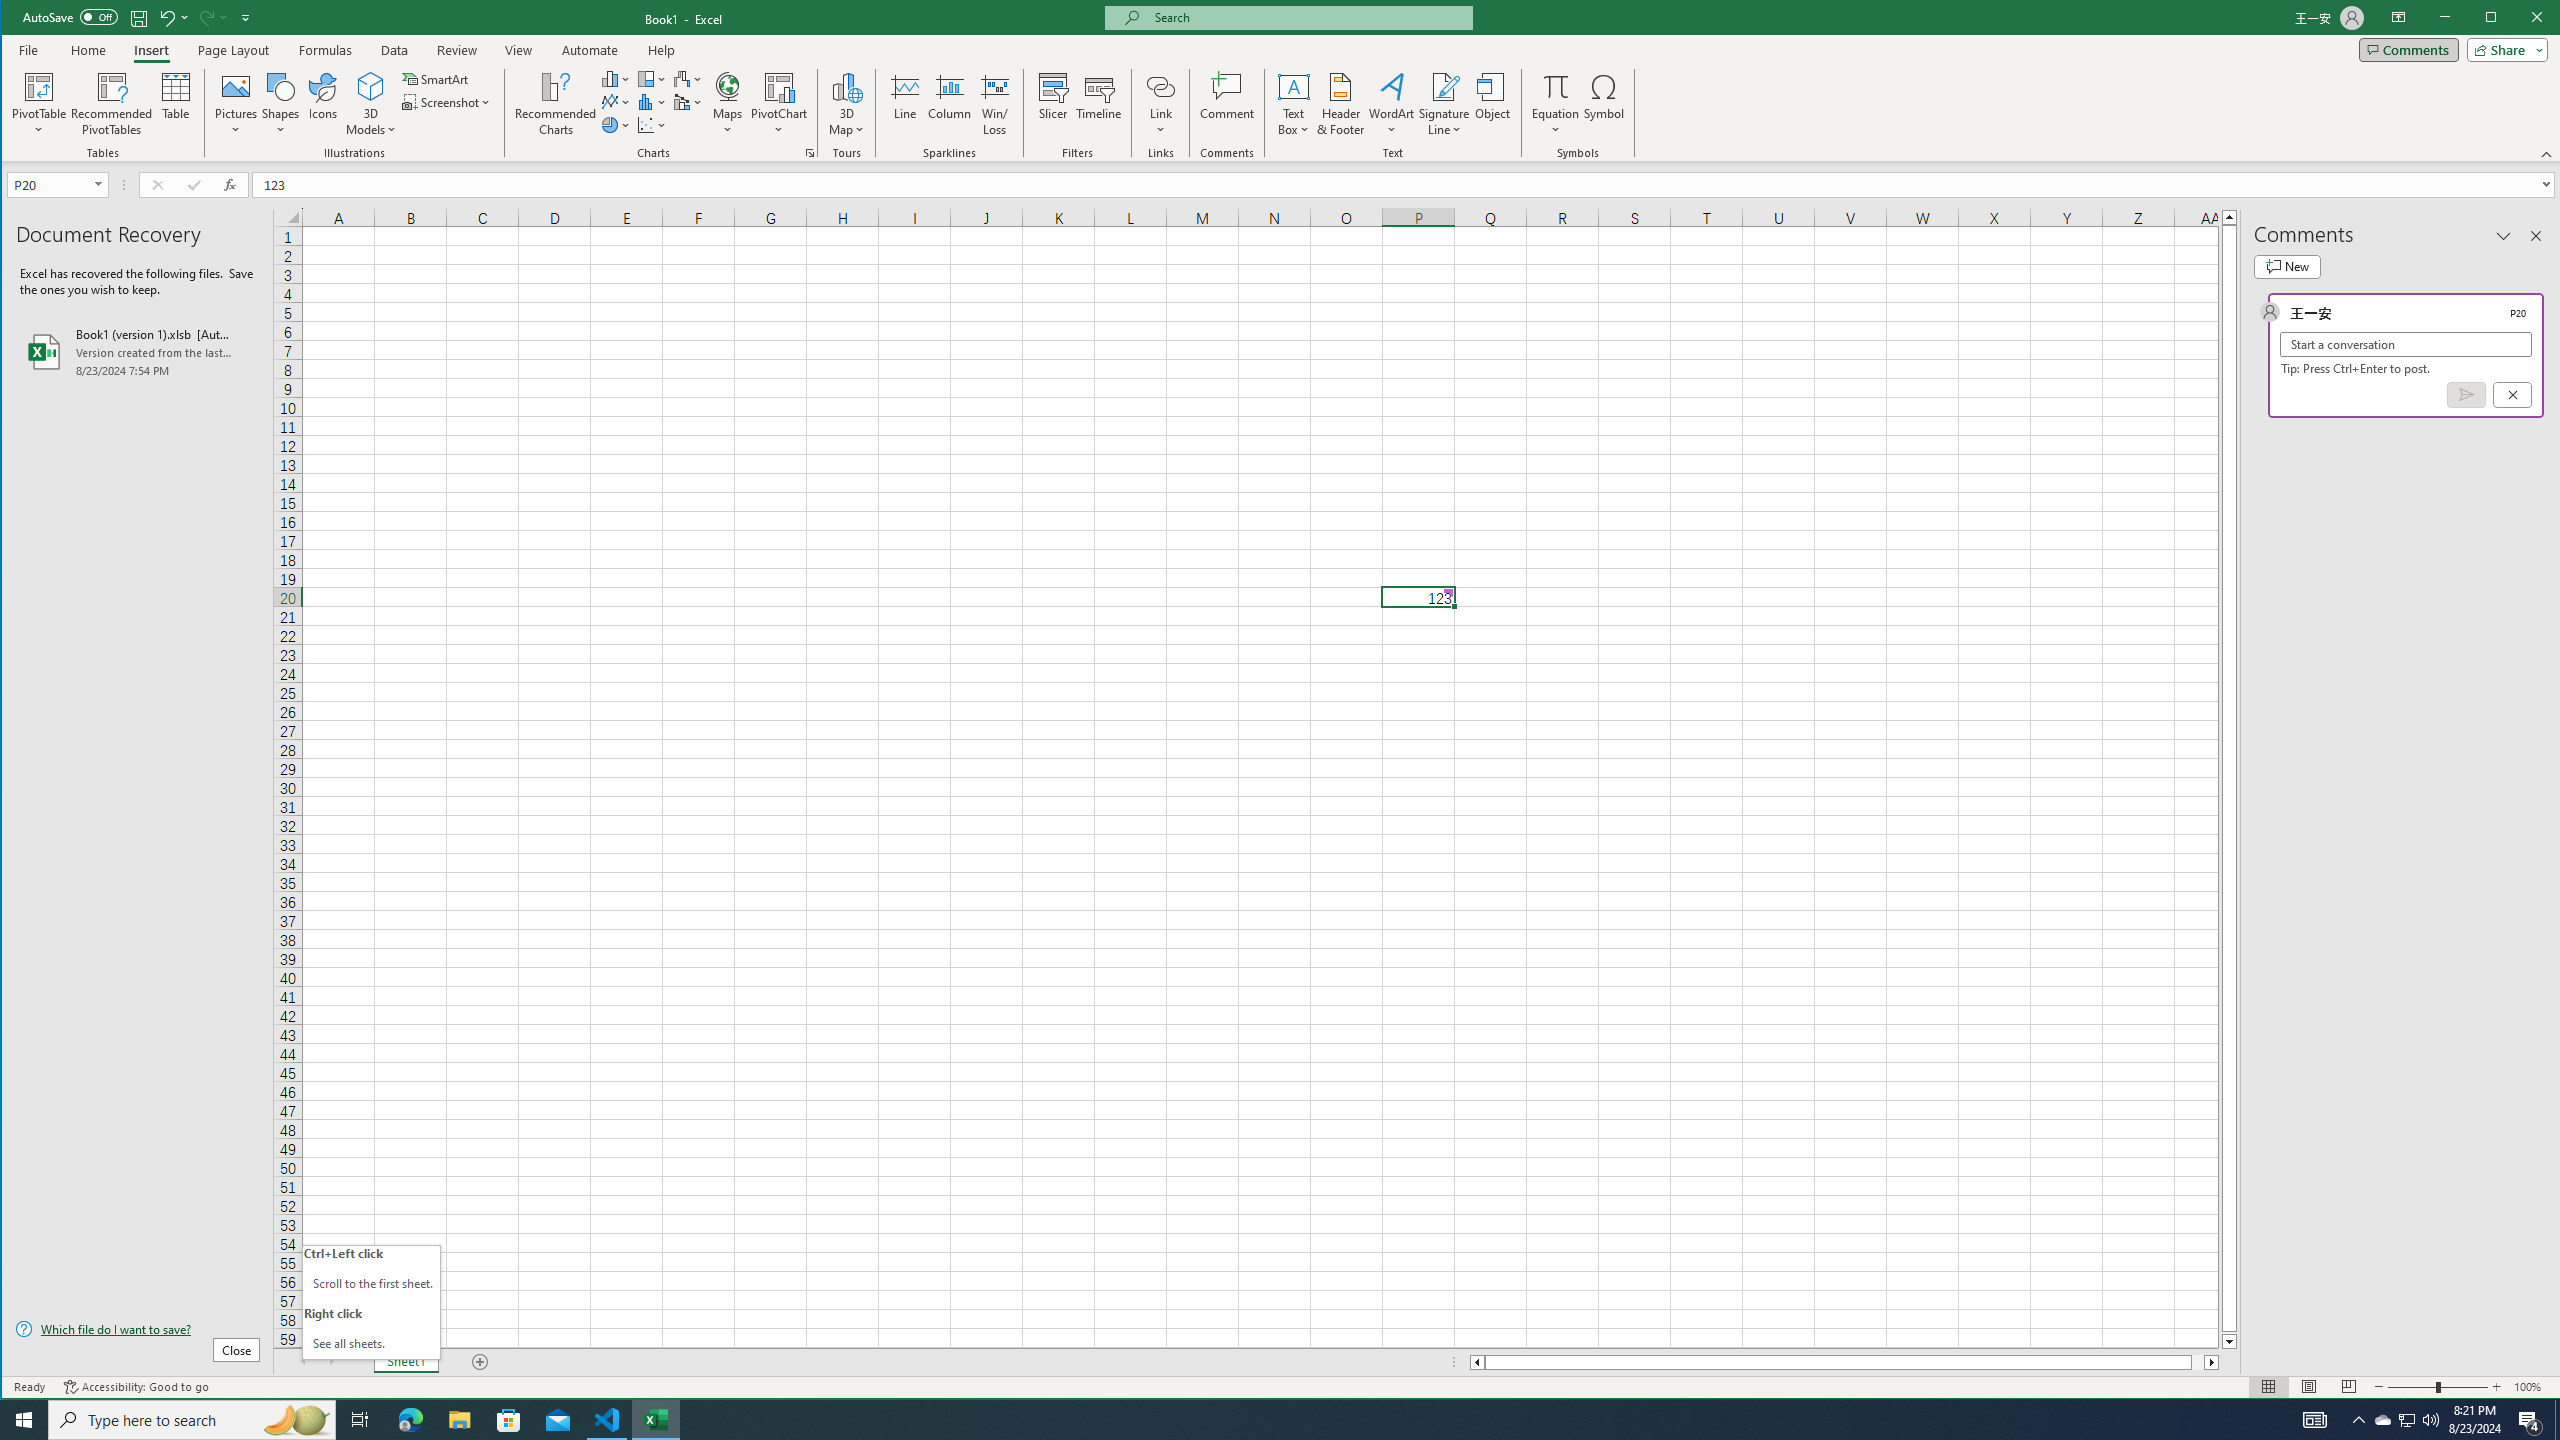  What do you see at coordinates (652, 125) in the screenshot?
I see `'Insert Waterfall, Funnel, Stock, Surface, or Radar Chart'` at bounding box center [652, 125].